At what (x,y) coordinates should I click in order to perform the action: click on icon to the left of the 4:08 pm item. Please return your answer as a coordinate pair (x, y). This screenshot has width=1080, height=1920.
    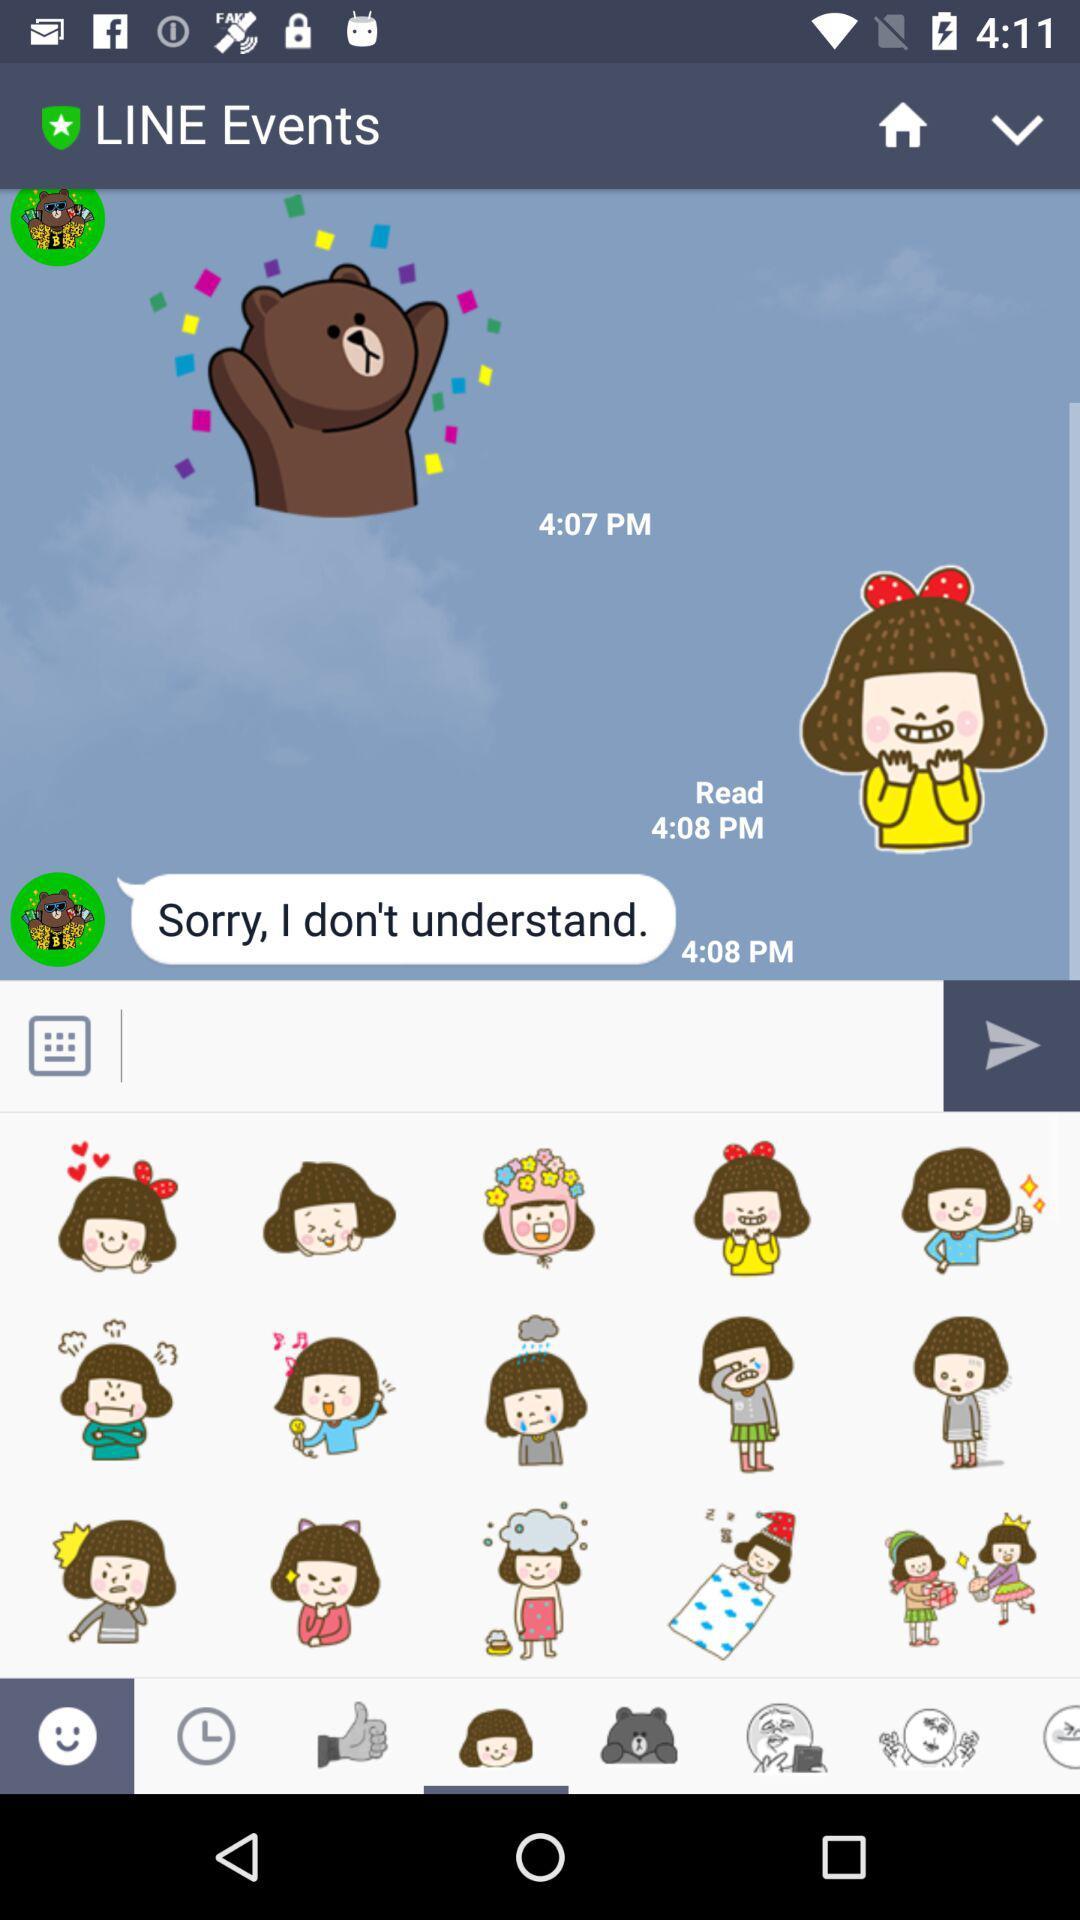
    Looking at the image, I should click on (398, 920).